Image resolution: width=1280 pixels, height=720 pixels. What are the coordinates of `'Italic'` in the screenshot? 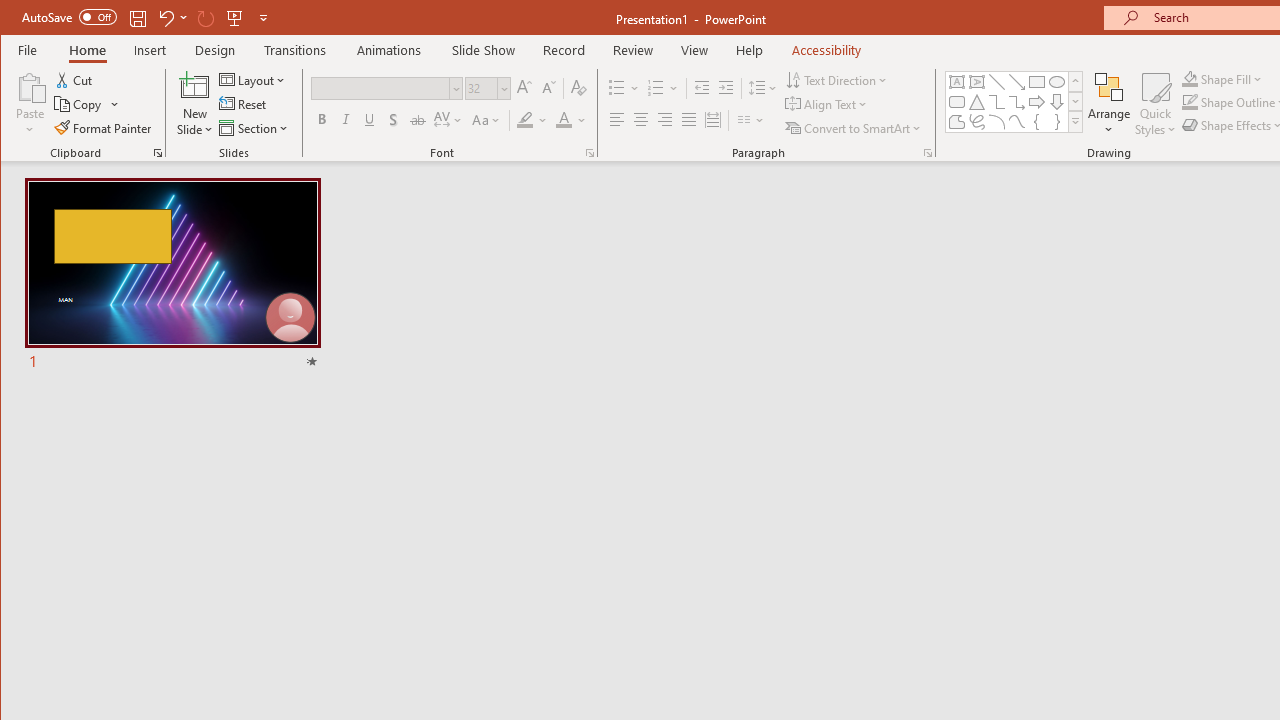 It's located at (346, 120).